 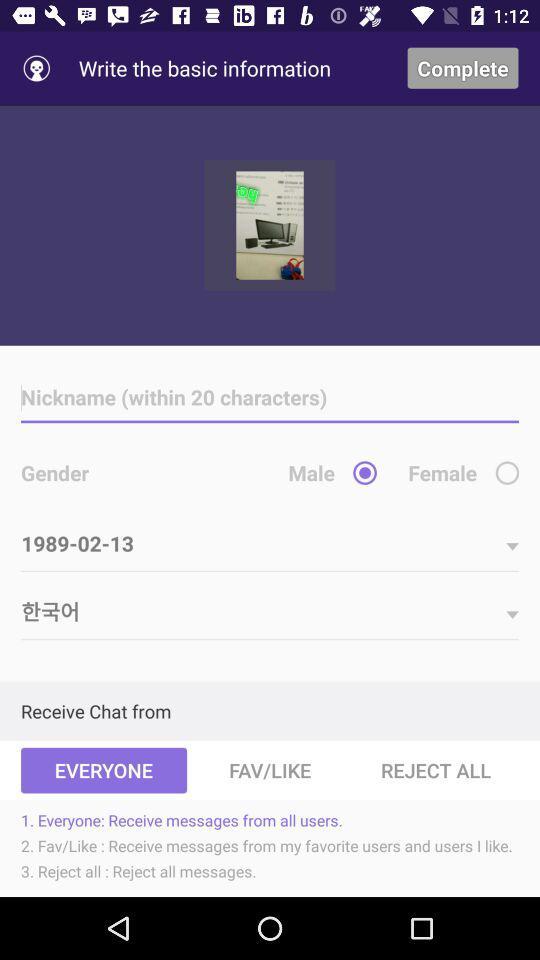 What do you see at coordinates (507, 473) in the screenshot?
I see `option` at bounding box center [507, 473].